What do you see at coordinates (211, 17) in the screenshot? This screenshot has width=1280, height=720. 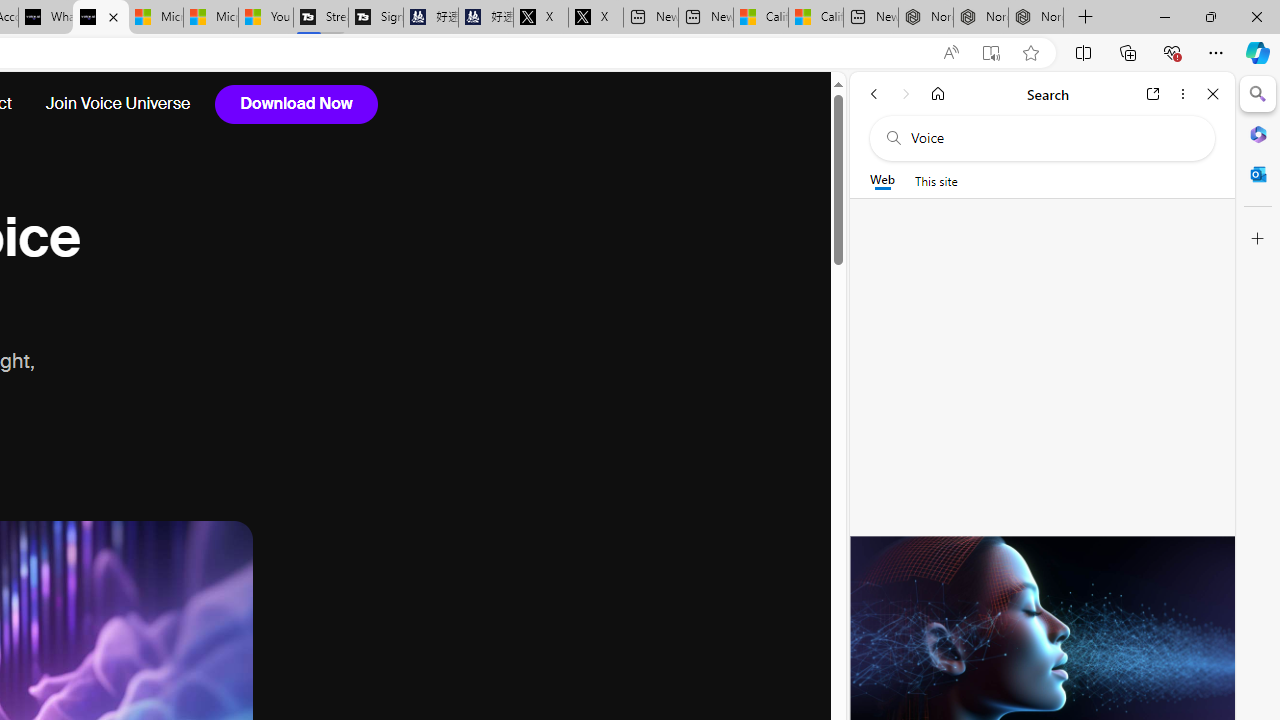 I see `'Microsoft Start'` at bounding box center [211, 17].